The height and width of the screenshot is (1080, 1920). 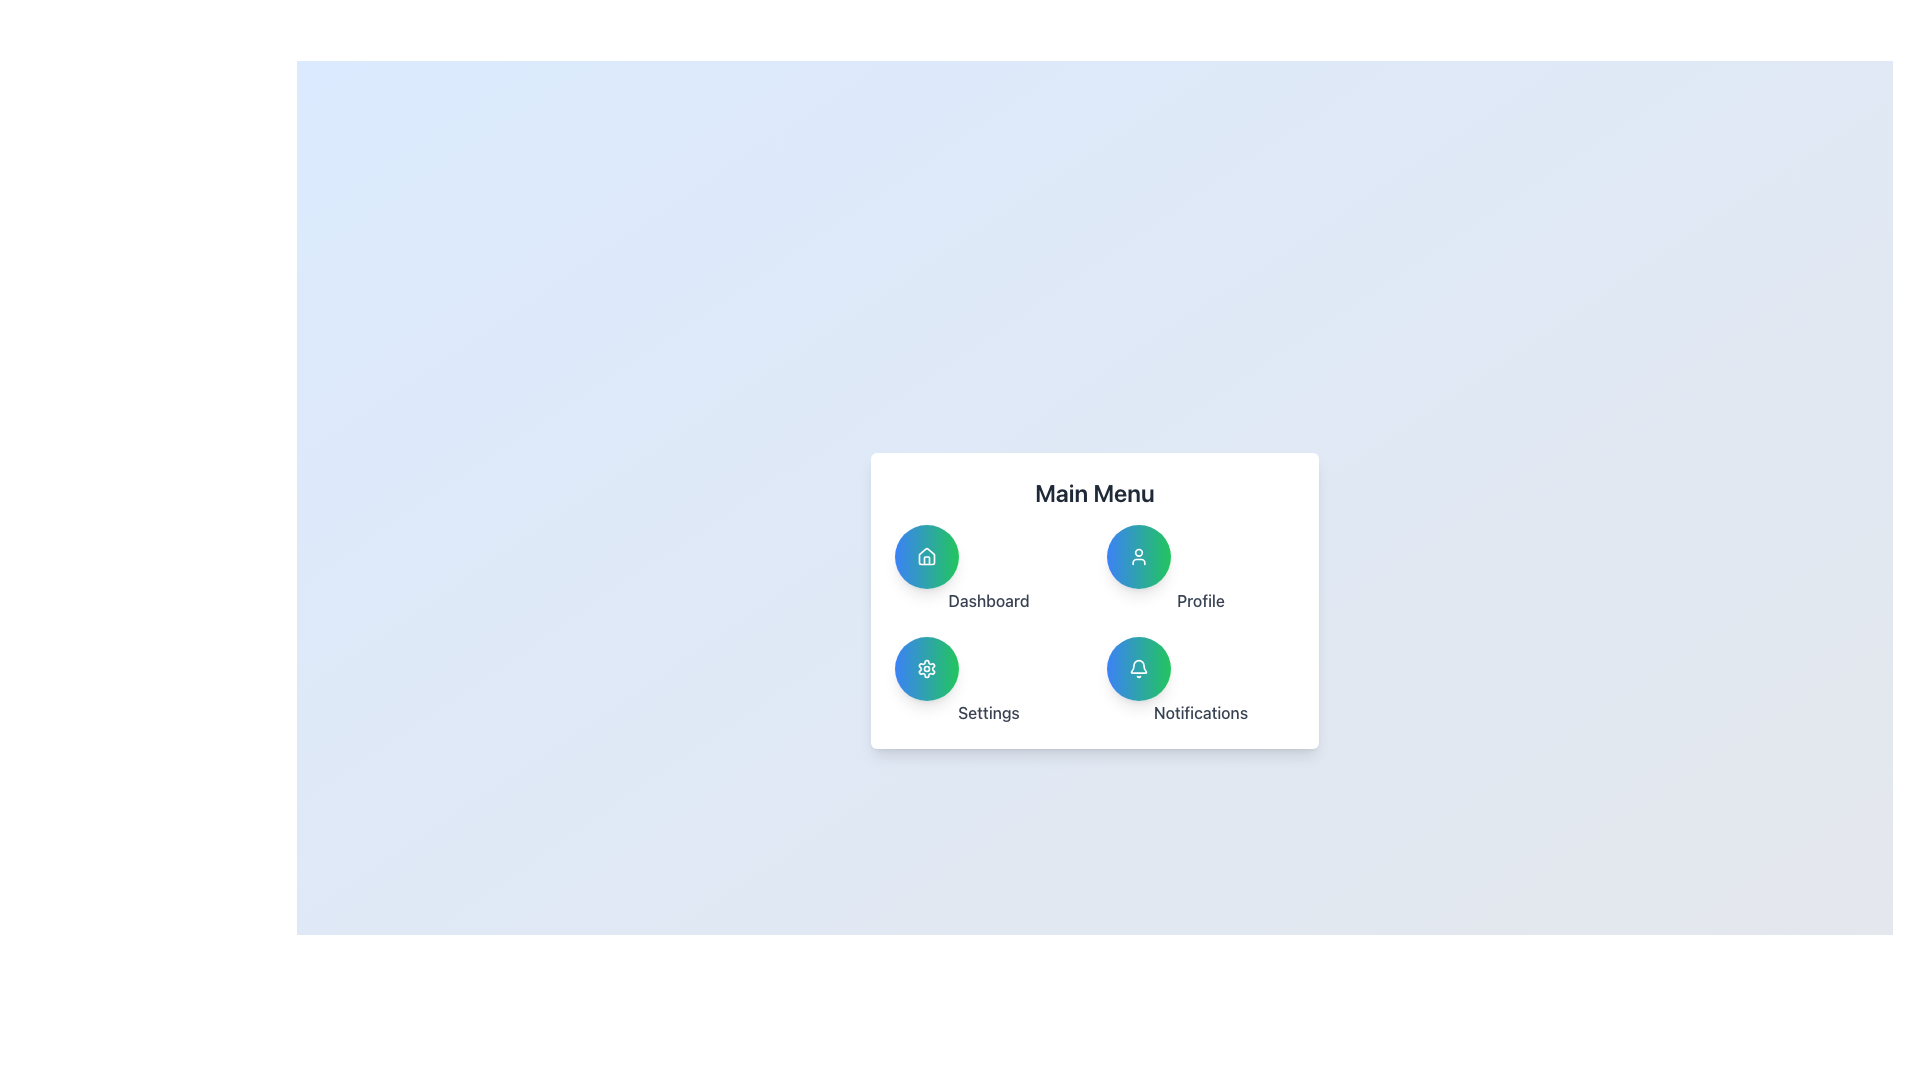 What do you see at coordinates (925, 668) in the screenshot?
I see `the settings button located in the bottom-left of the menu section labeled 'Settings' by moving the cursor to its center point` at bounding box center [925, 668].